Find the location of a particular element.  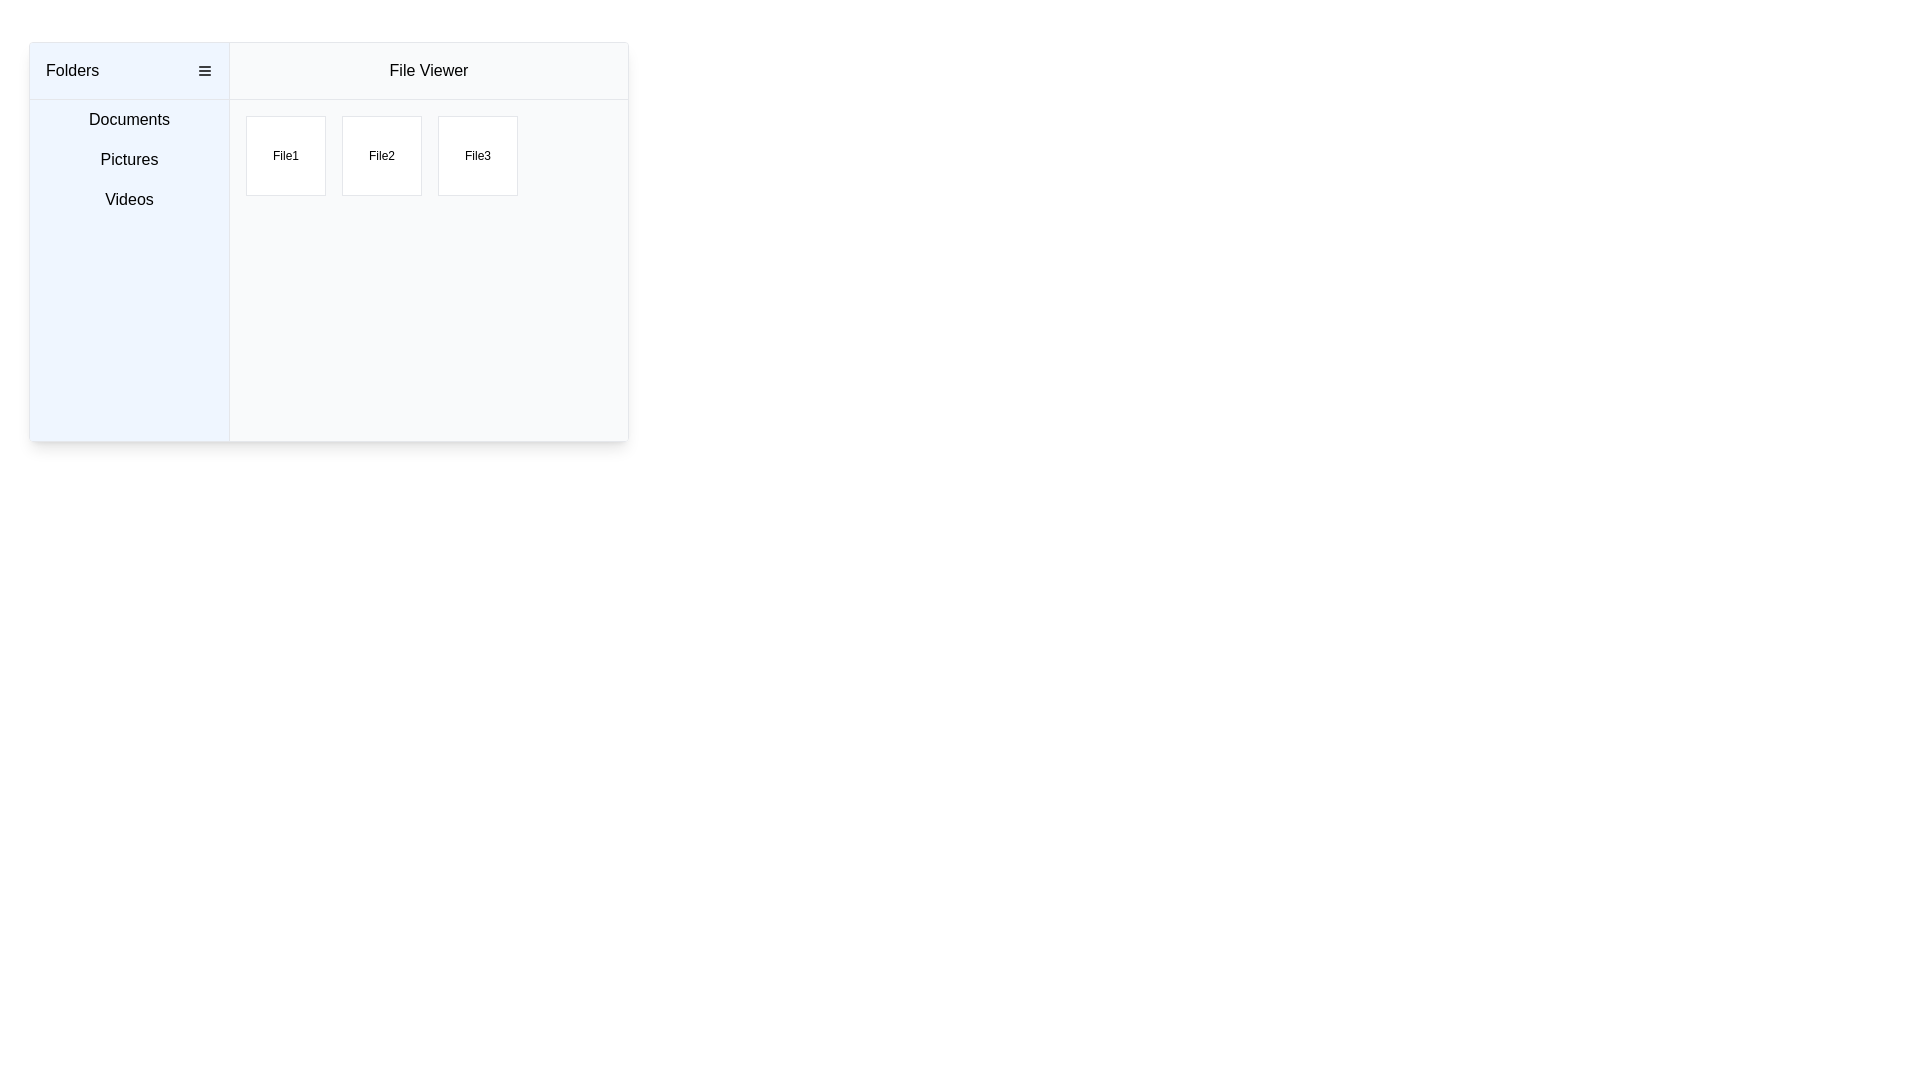

the selectable file representation for 'File1' in the 'File Viewer' interface is located at coordinates (285, 154).